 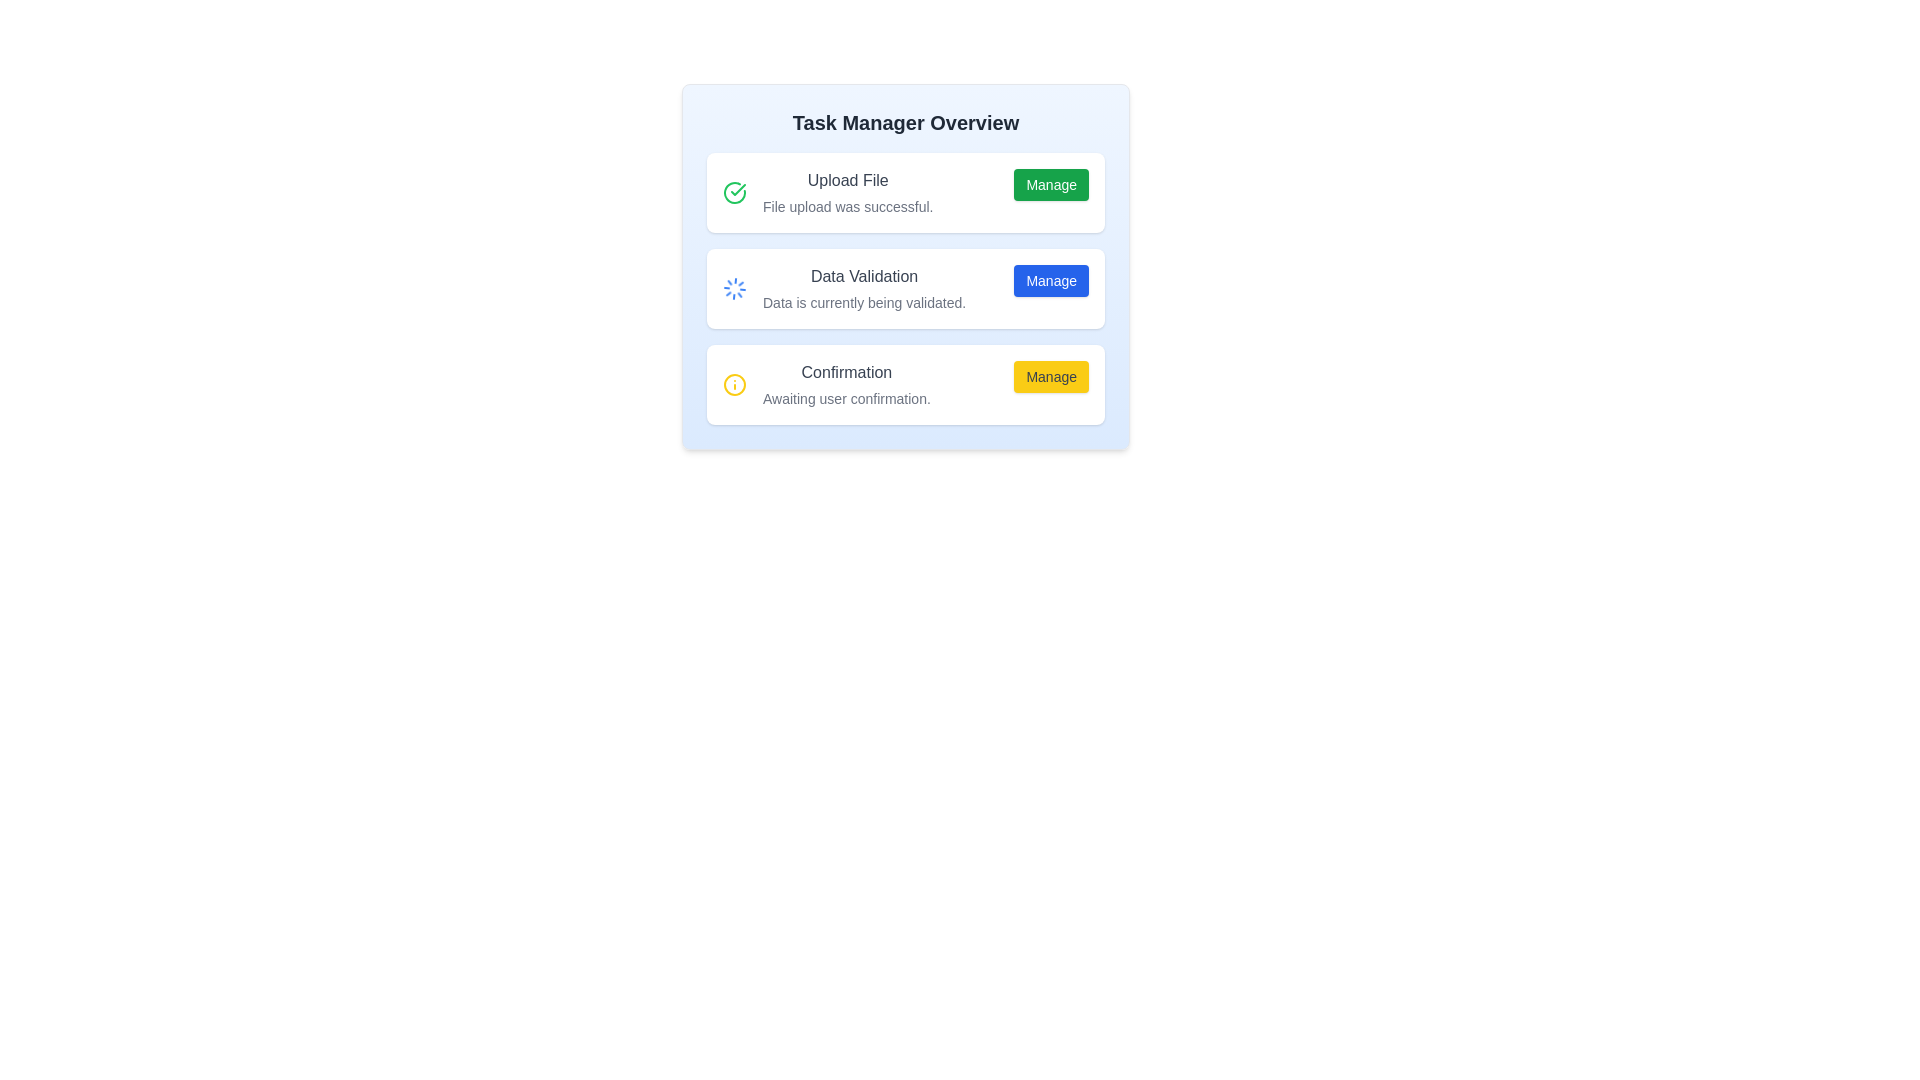 I want to click on the 'Manage' button with a yellow background and gray text, located within the 'Confirmation' card at the bottom of the stack in the 'Task Manager Overview', so click(x=1050, y=377).